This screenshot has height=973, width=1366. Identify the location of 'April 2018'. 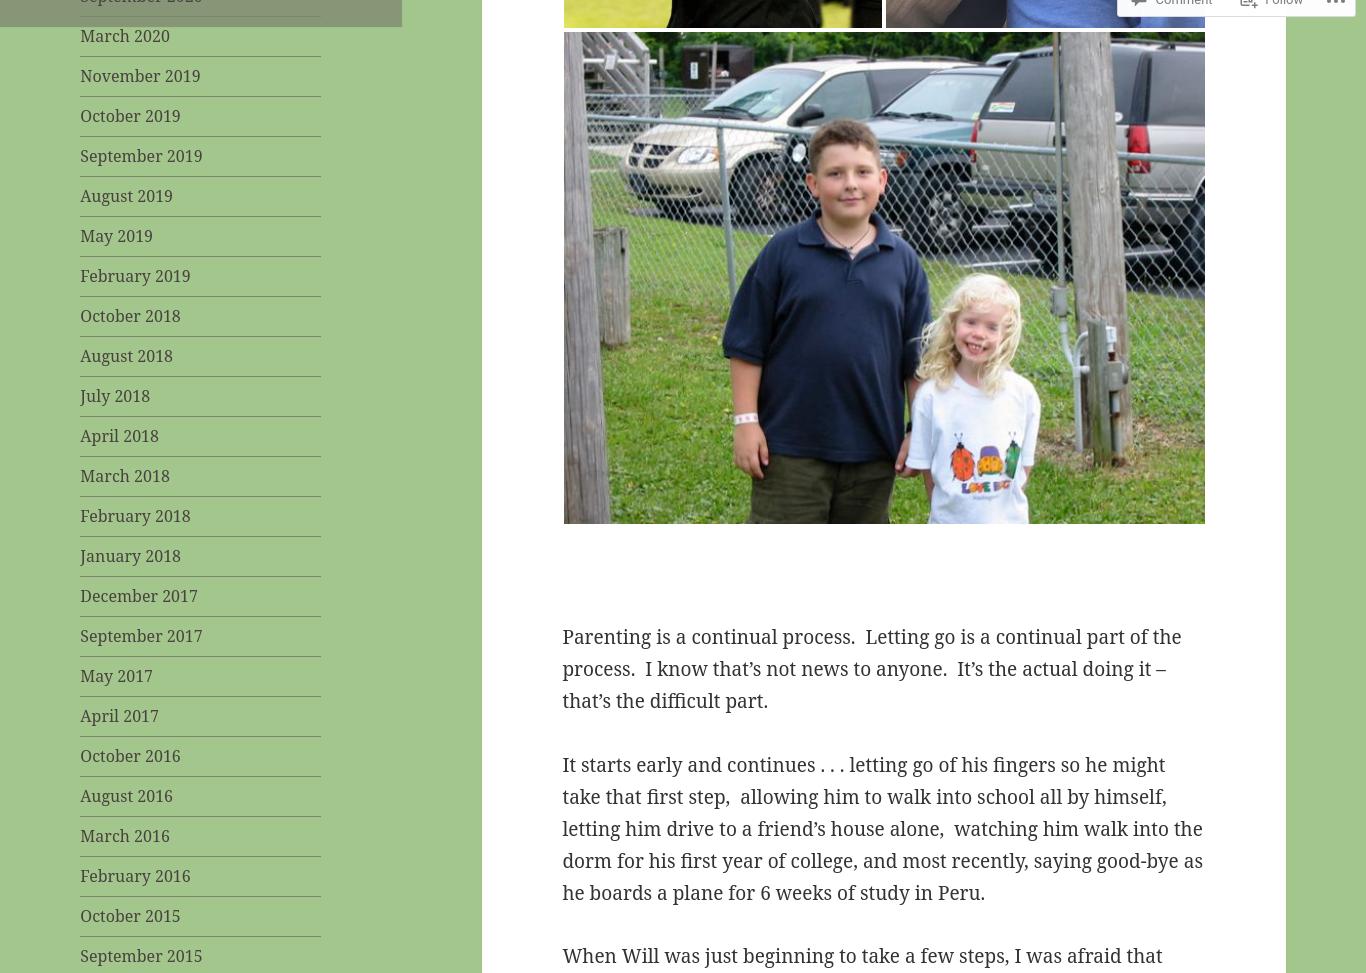
(118, 436).